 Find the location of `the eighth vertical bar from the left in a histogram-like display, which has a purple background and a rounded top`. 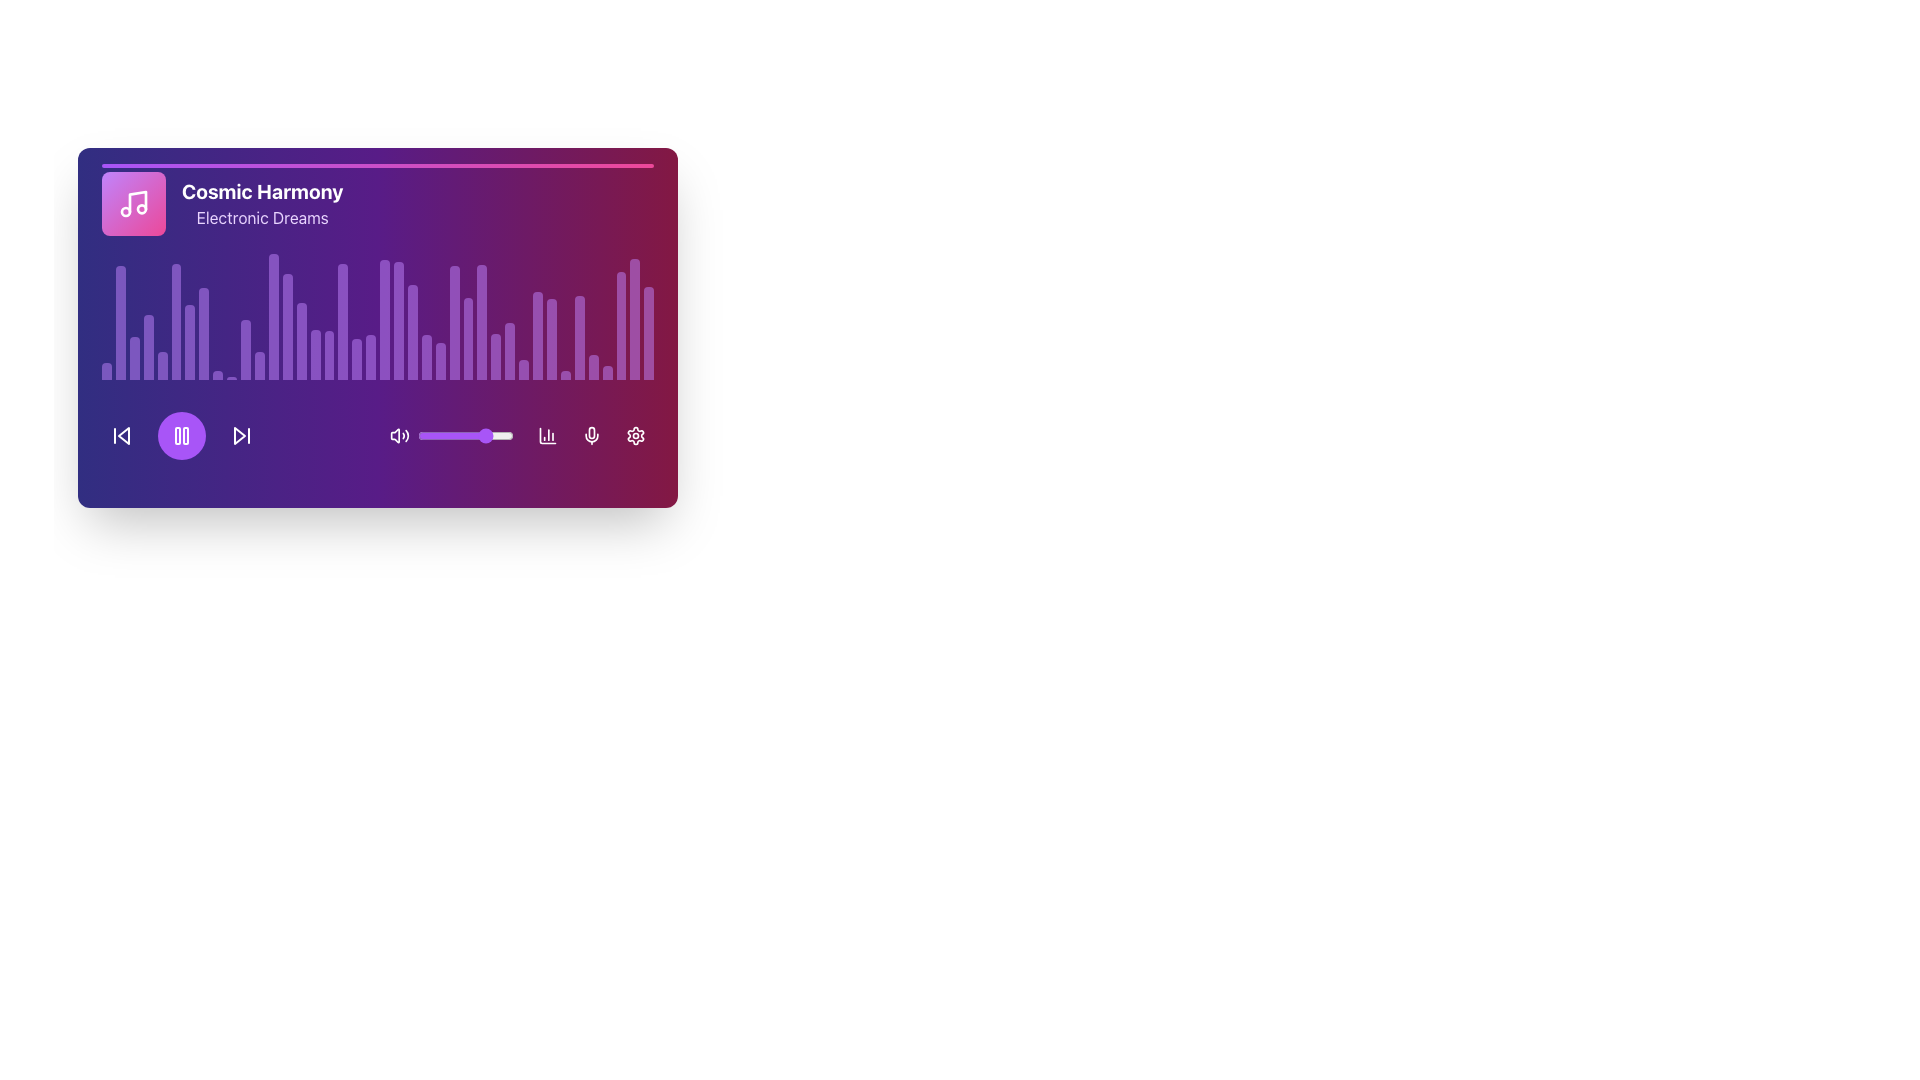

the eighth vertical bar from the left in a histogram-like display, which has a purple background and a rounded top is located at coordinates (204, 332).